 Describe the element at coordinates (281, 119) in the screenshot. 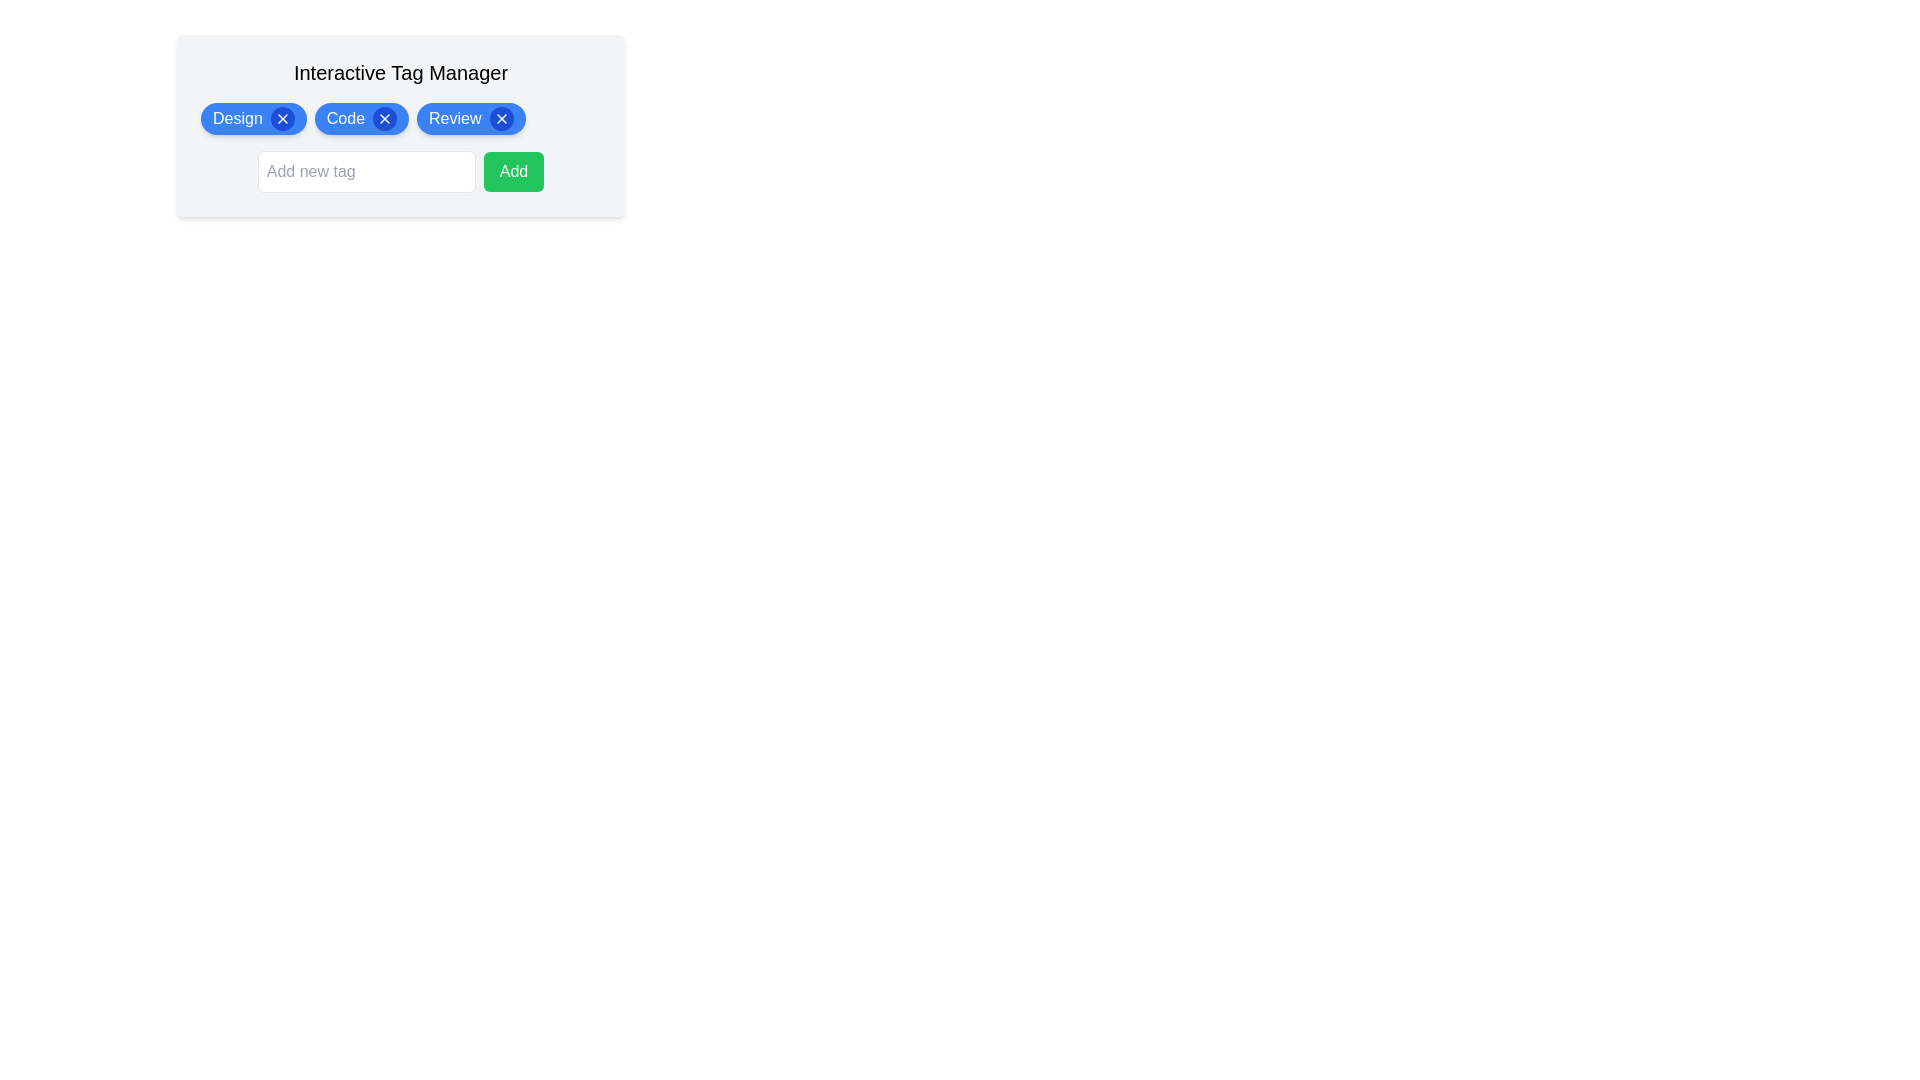

I see `the delete button for the 'Design' tag to change its background color` at that location.